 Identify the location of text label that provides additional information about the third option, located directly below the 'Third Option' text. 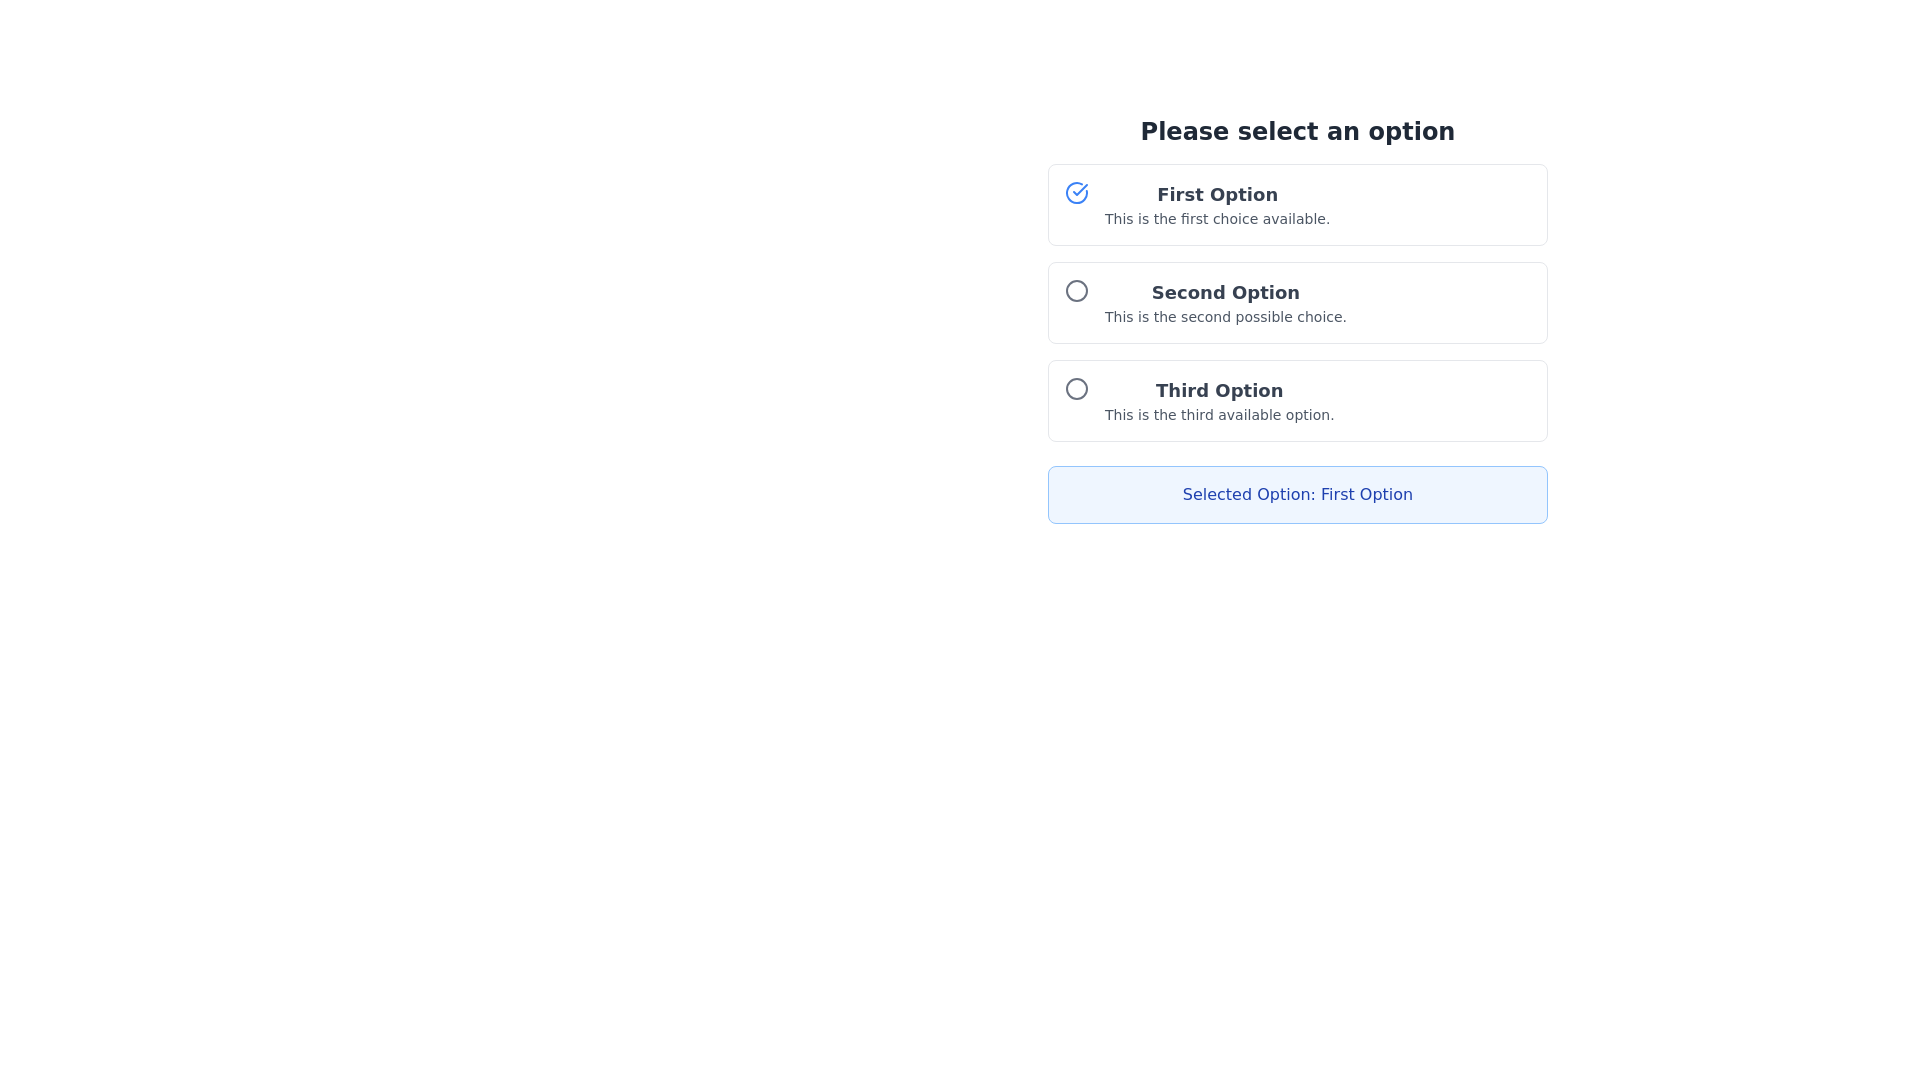
(1218, 414).